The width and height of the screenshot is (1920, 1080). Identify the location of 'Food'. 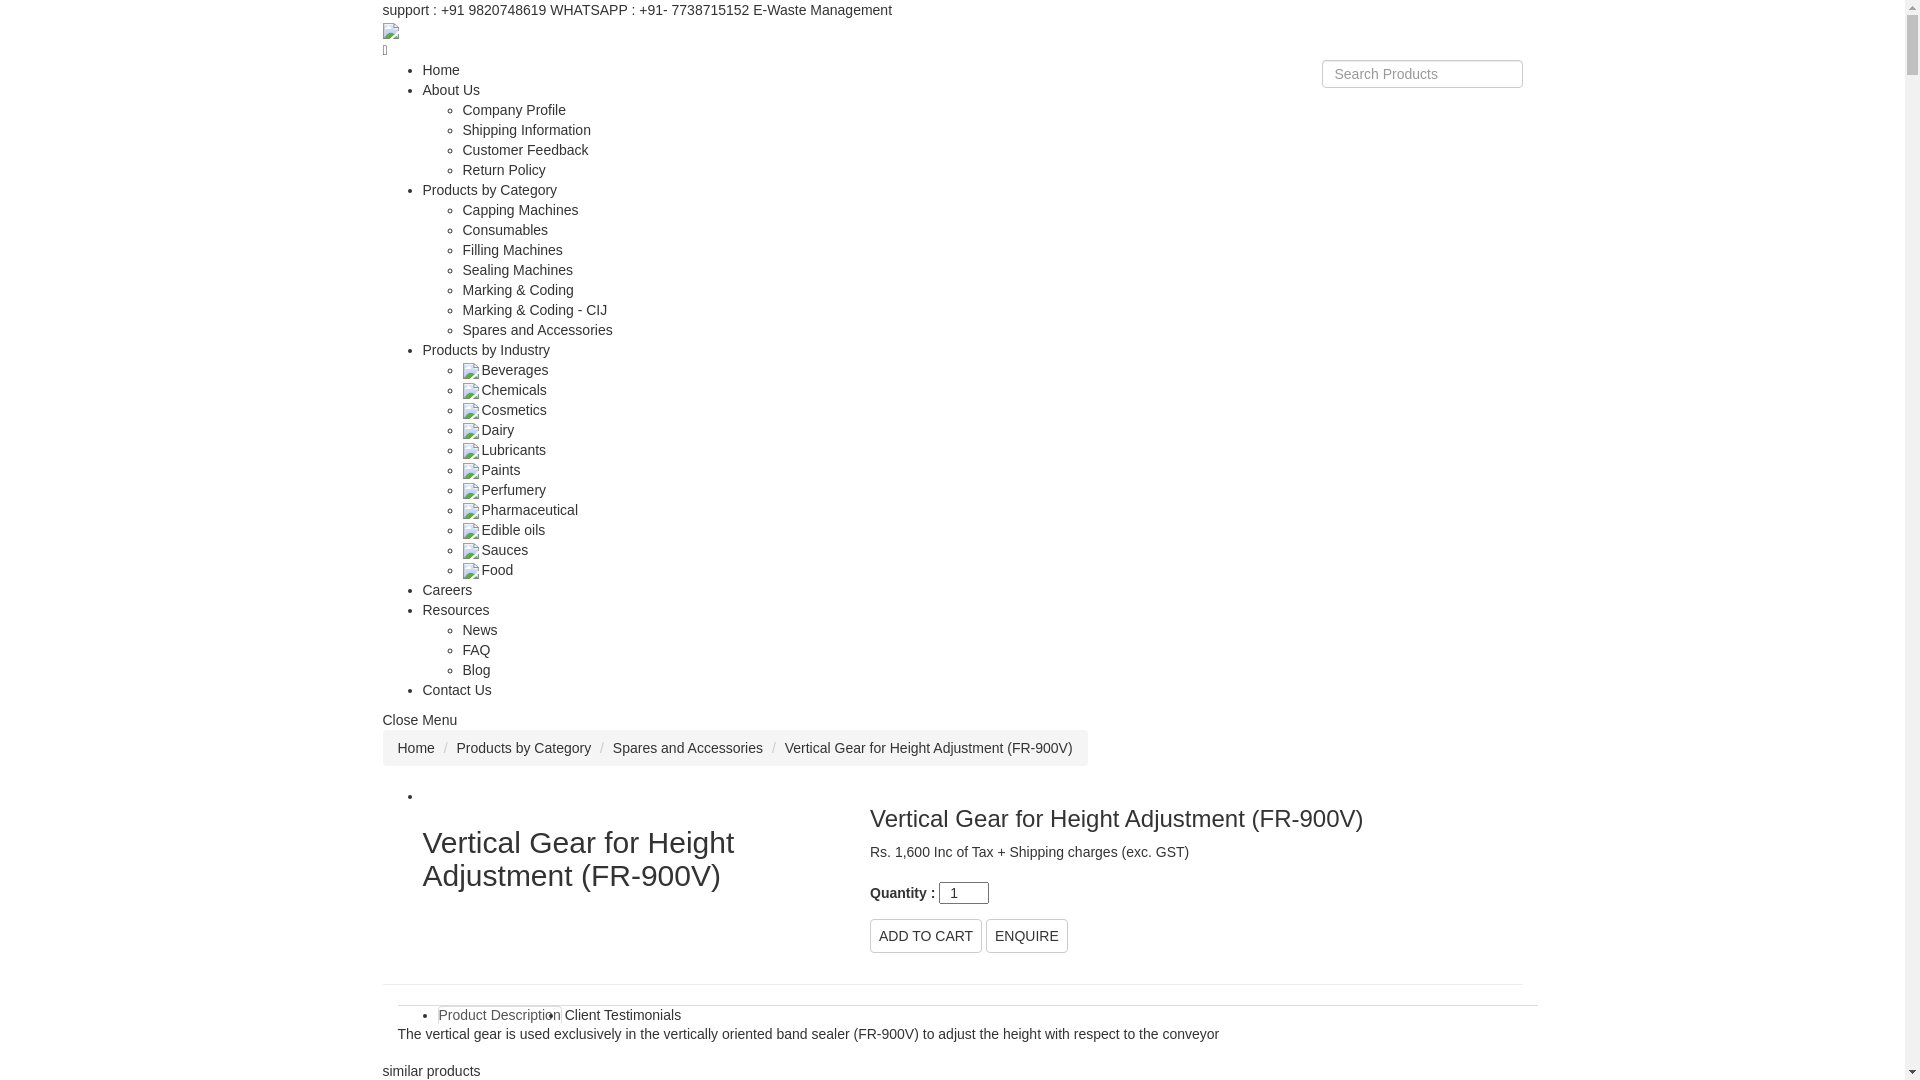
(487, 570).